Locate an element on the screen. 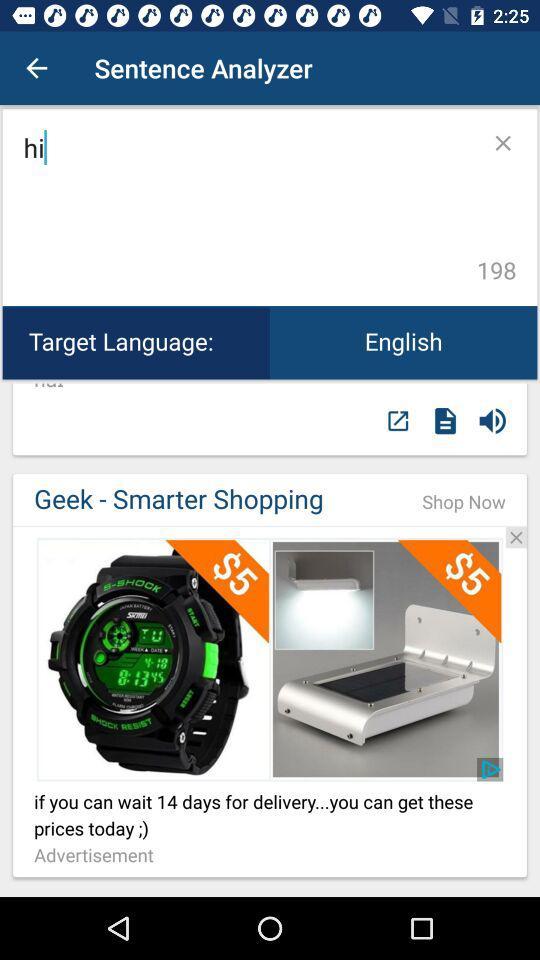 This screenshot has height=960, width=540. the advertisement is located at coordinates (98, 854).